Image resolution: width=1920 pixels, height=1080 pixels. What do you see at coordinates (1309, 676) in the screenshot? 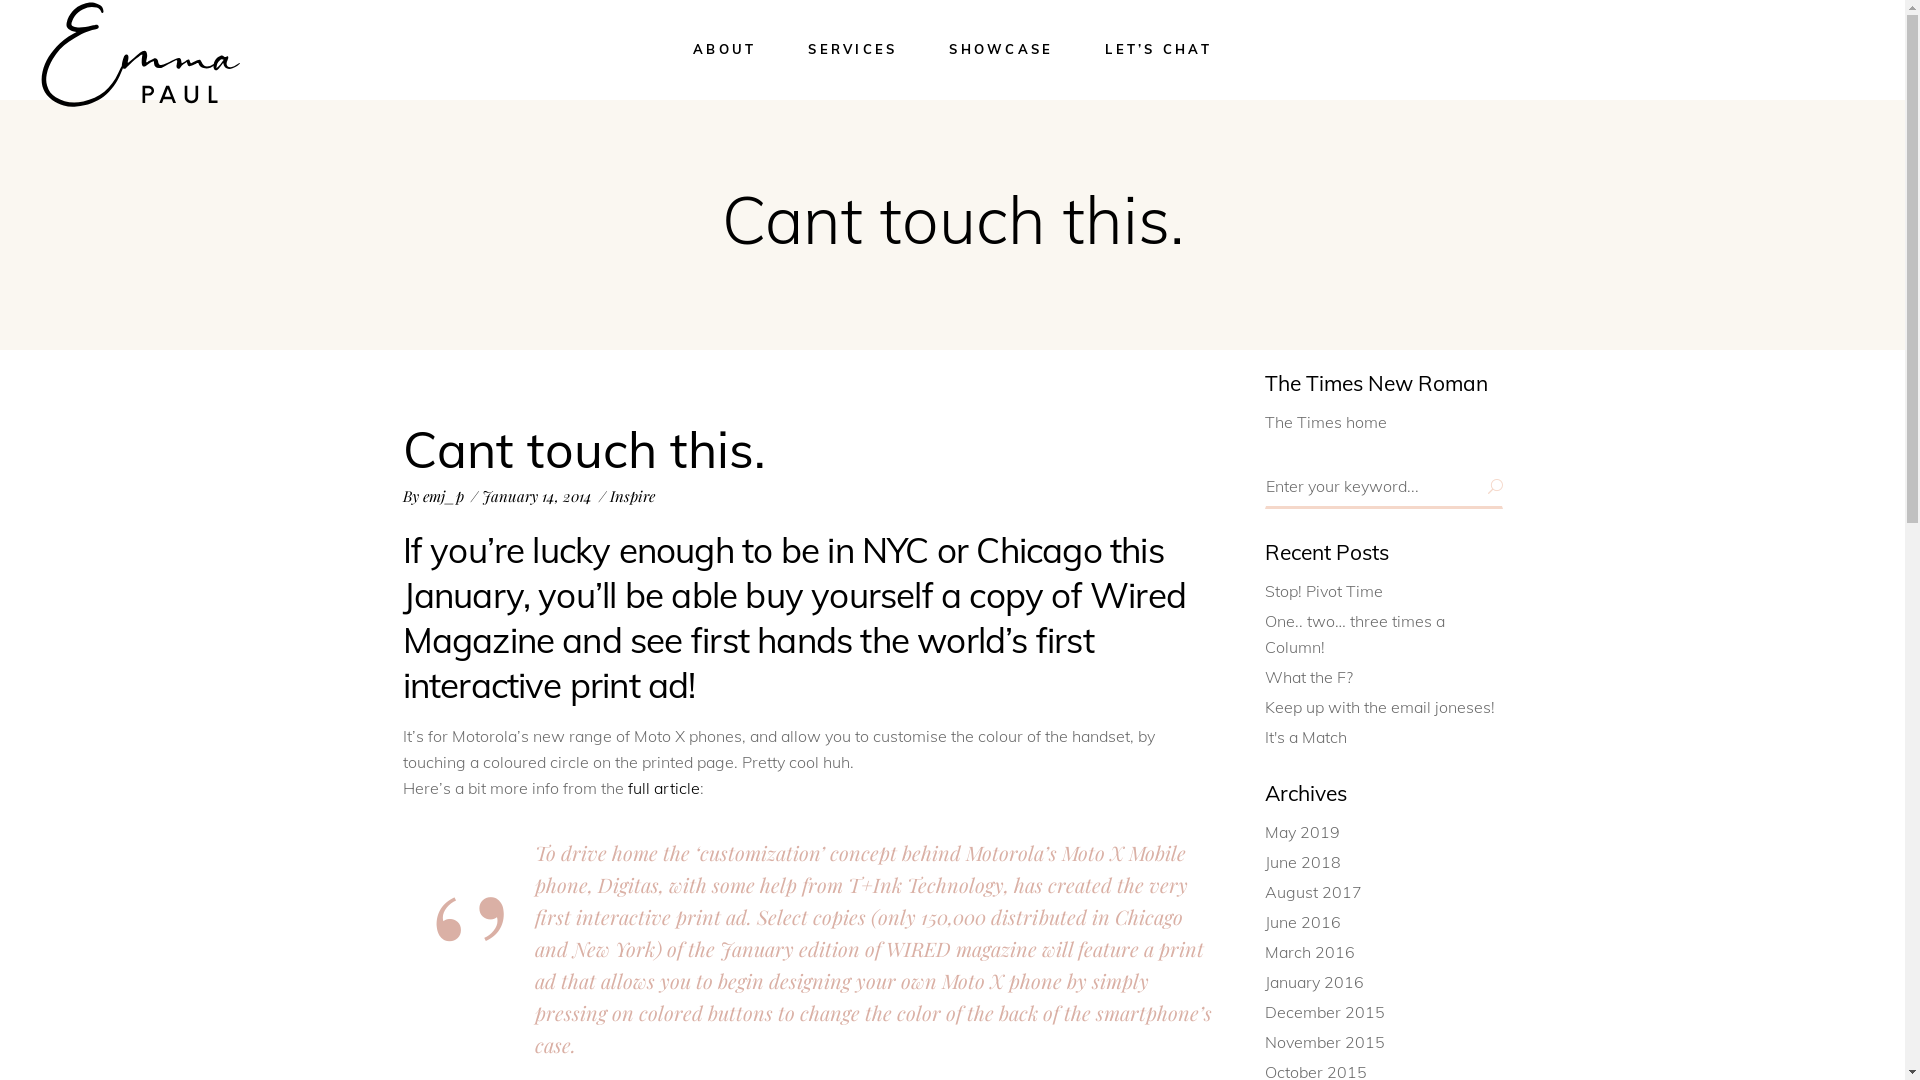
I see `'What the F?'` at bounding box center [1309, 676].